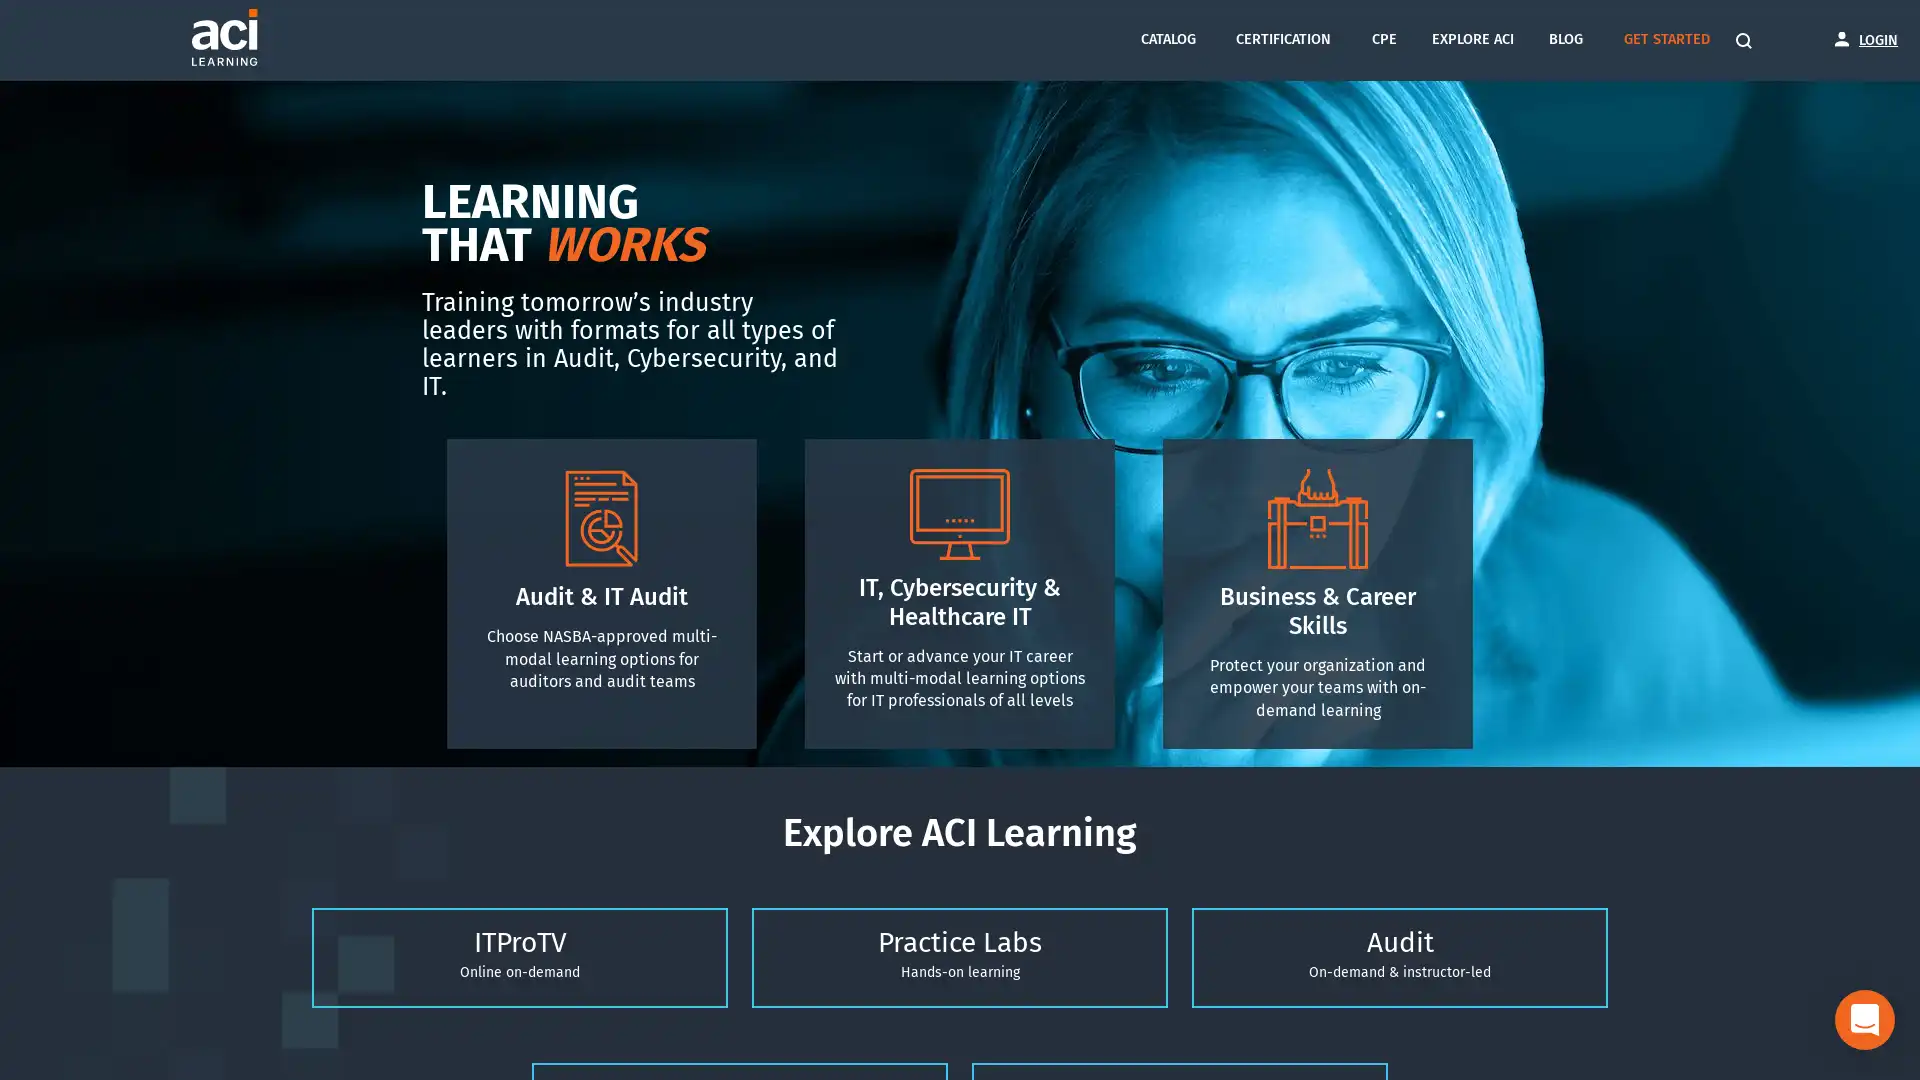 The width and height of the screenshot is (1920, 1080). Describe the element at coordinates (1746, 40) in the screenshot. I see `Open global search input` at that location.